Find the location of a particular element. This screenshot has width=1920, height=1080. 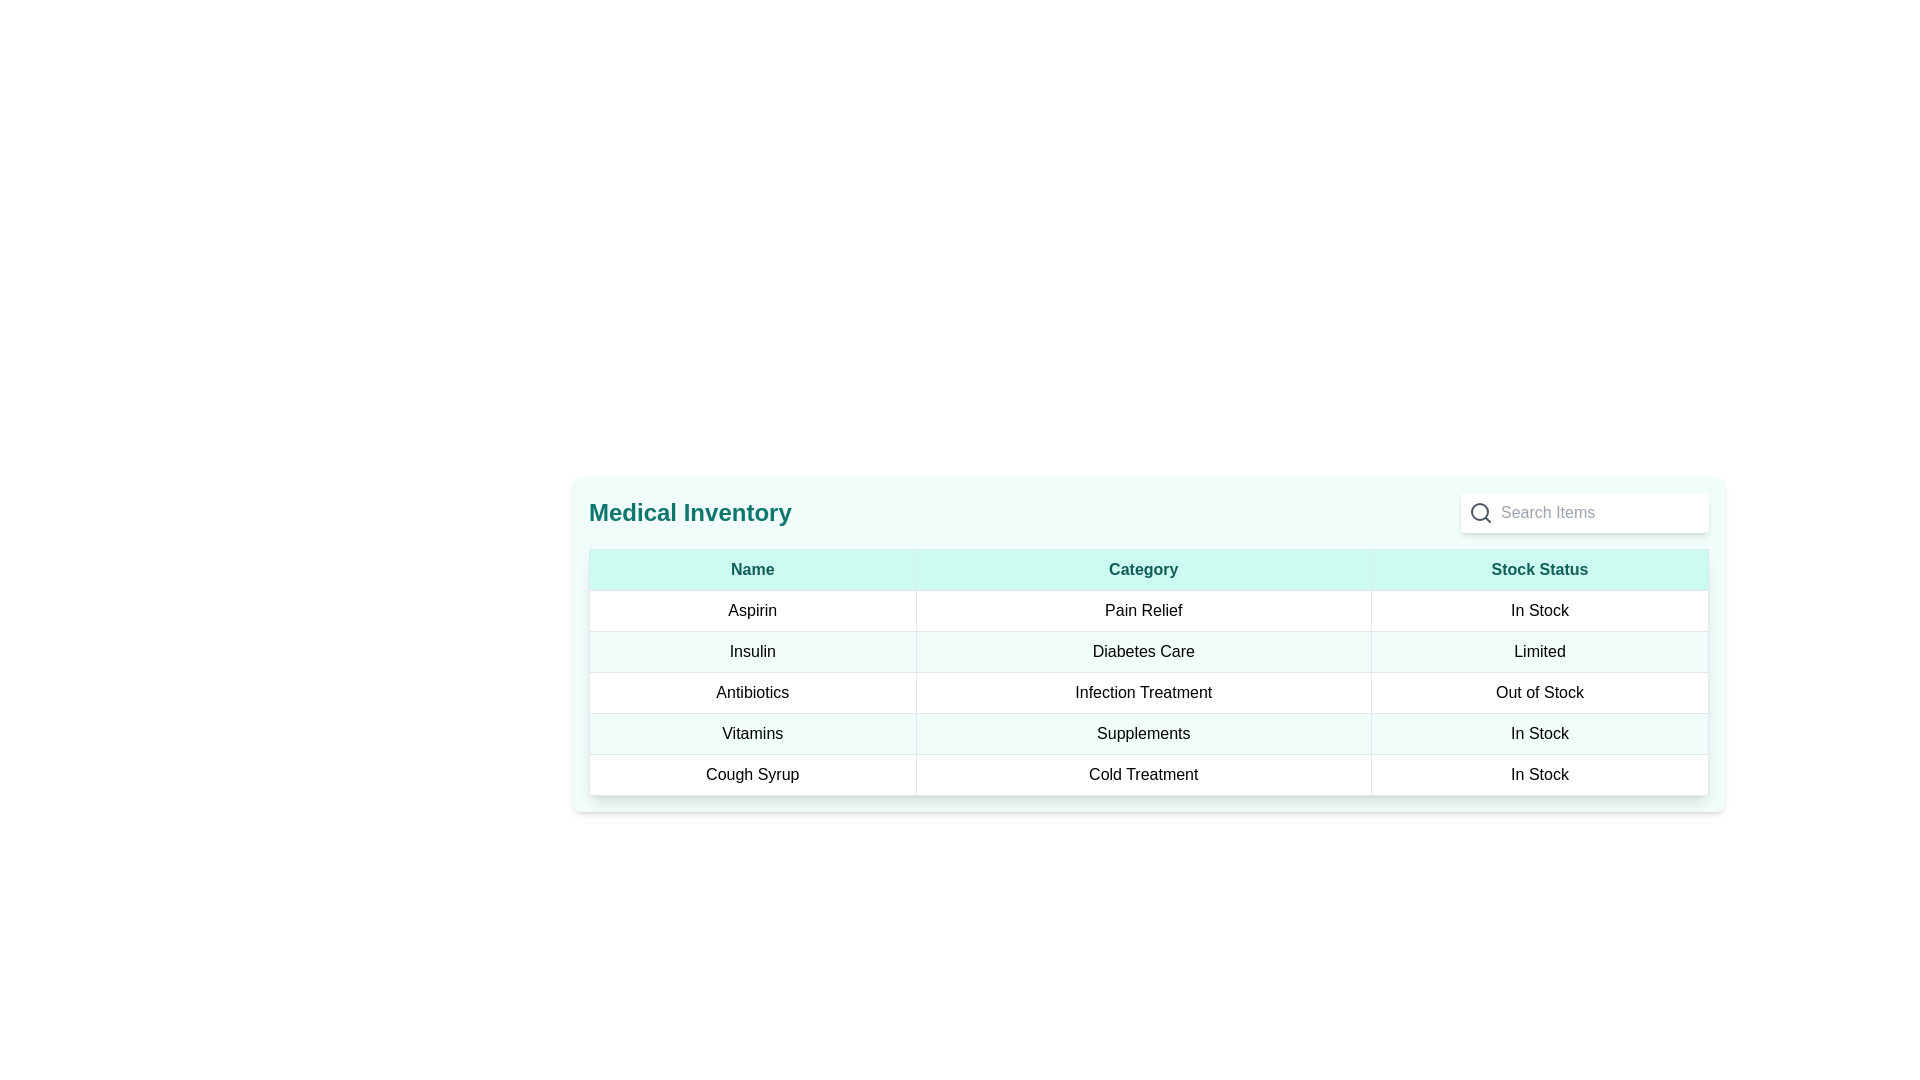

the 'Stock Status' column header, which is styled with bold text on a mint green background and is the rightmost column in the header row of a medical inventory table is located at coordinates (1539, 570).